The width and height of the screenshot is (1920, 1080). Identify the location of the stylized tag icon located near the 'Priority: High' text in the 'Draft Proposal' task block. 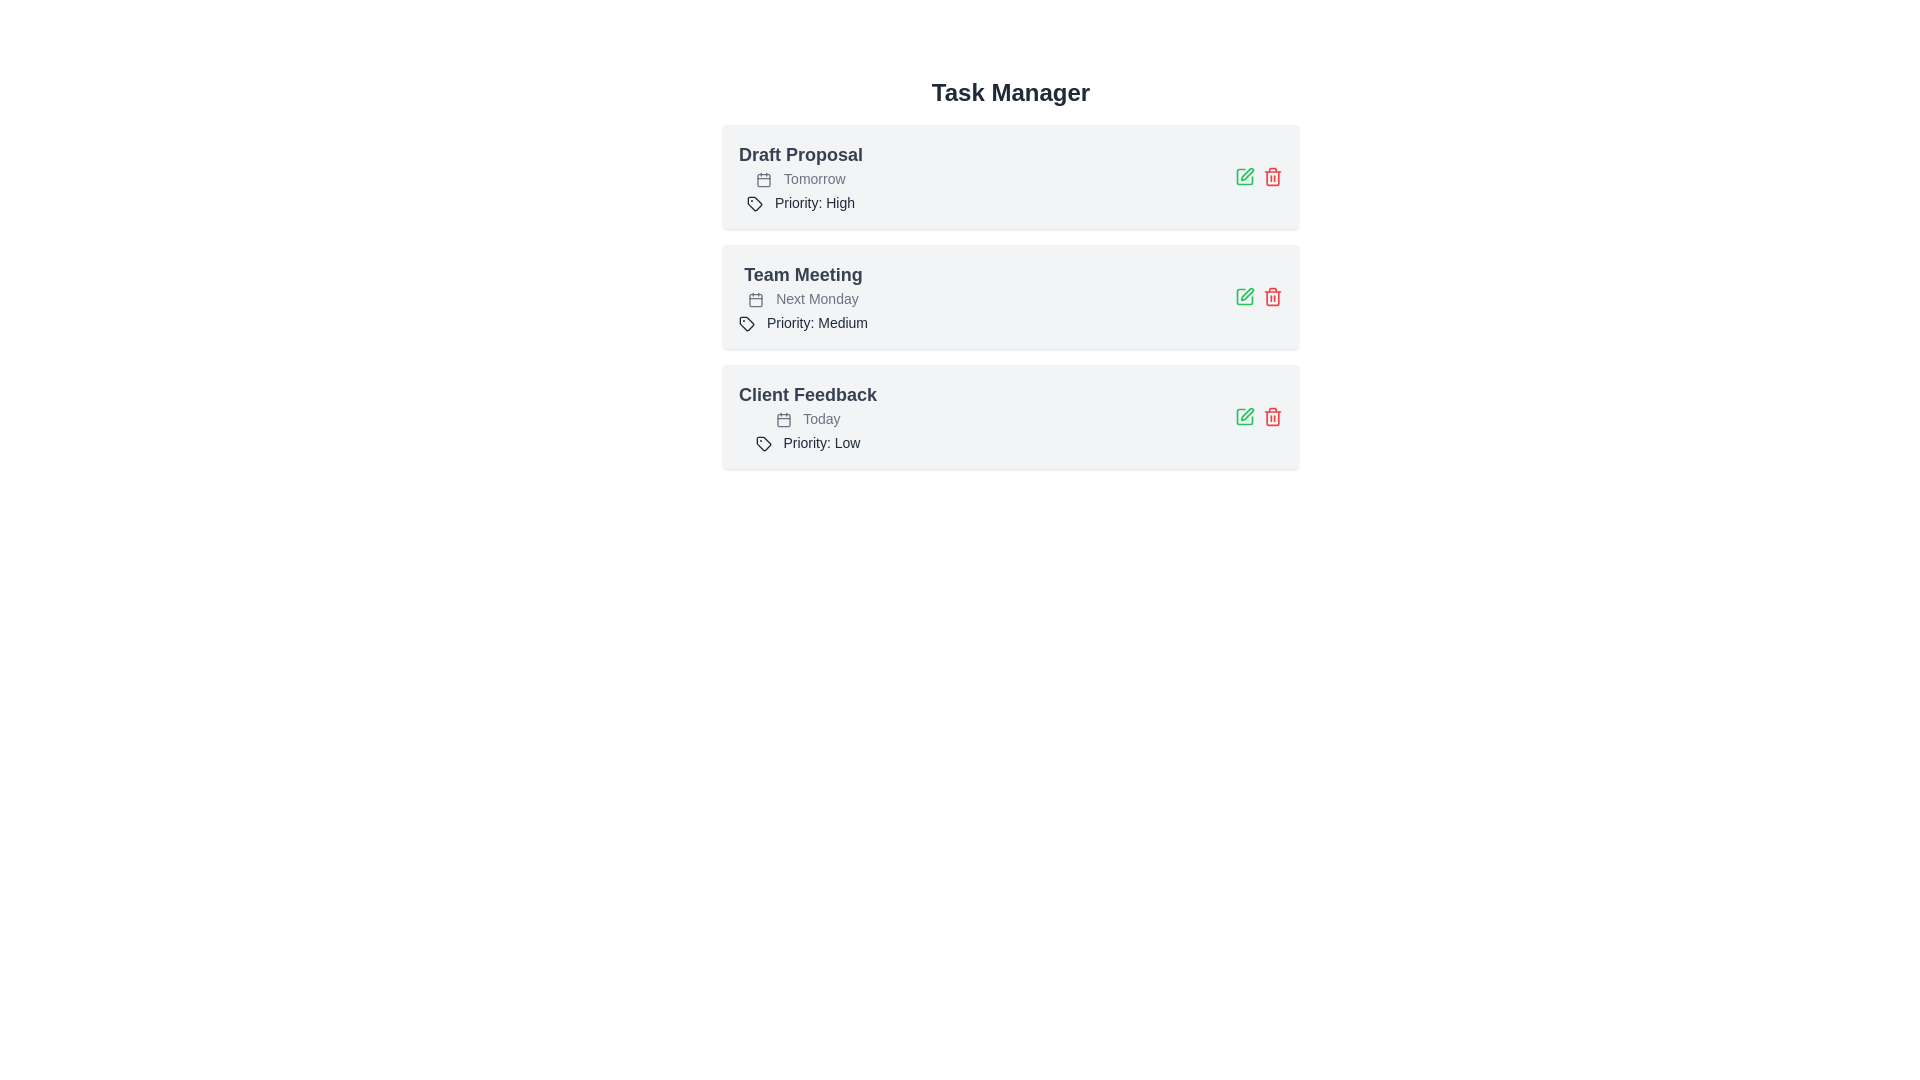
(753, 204).